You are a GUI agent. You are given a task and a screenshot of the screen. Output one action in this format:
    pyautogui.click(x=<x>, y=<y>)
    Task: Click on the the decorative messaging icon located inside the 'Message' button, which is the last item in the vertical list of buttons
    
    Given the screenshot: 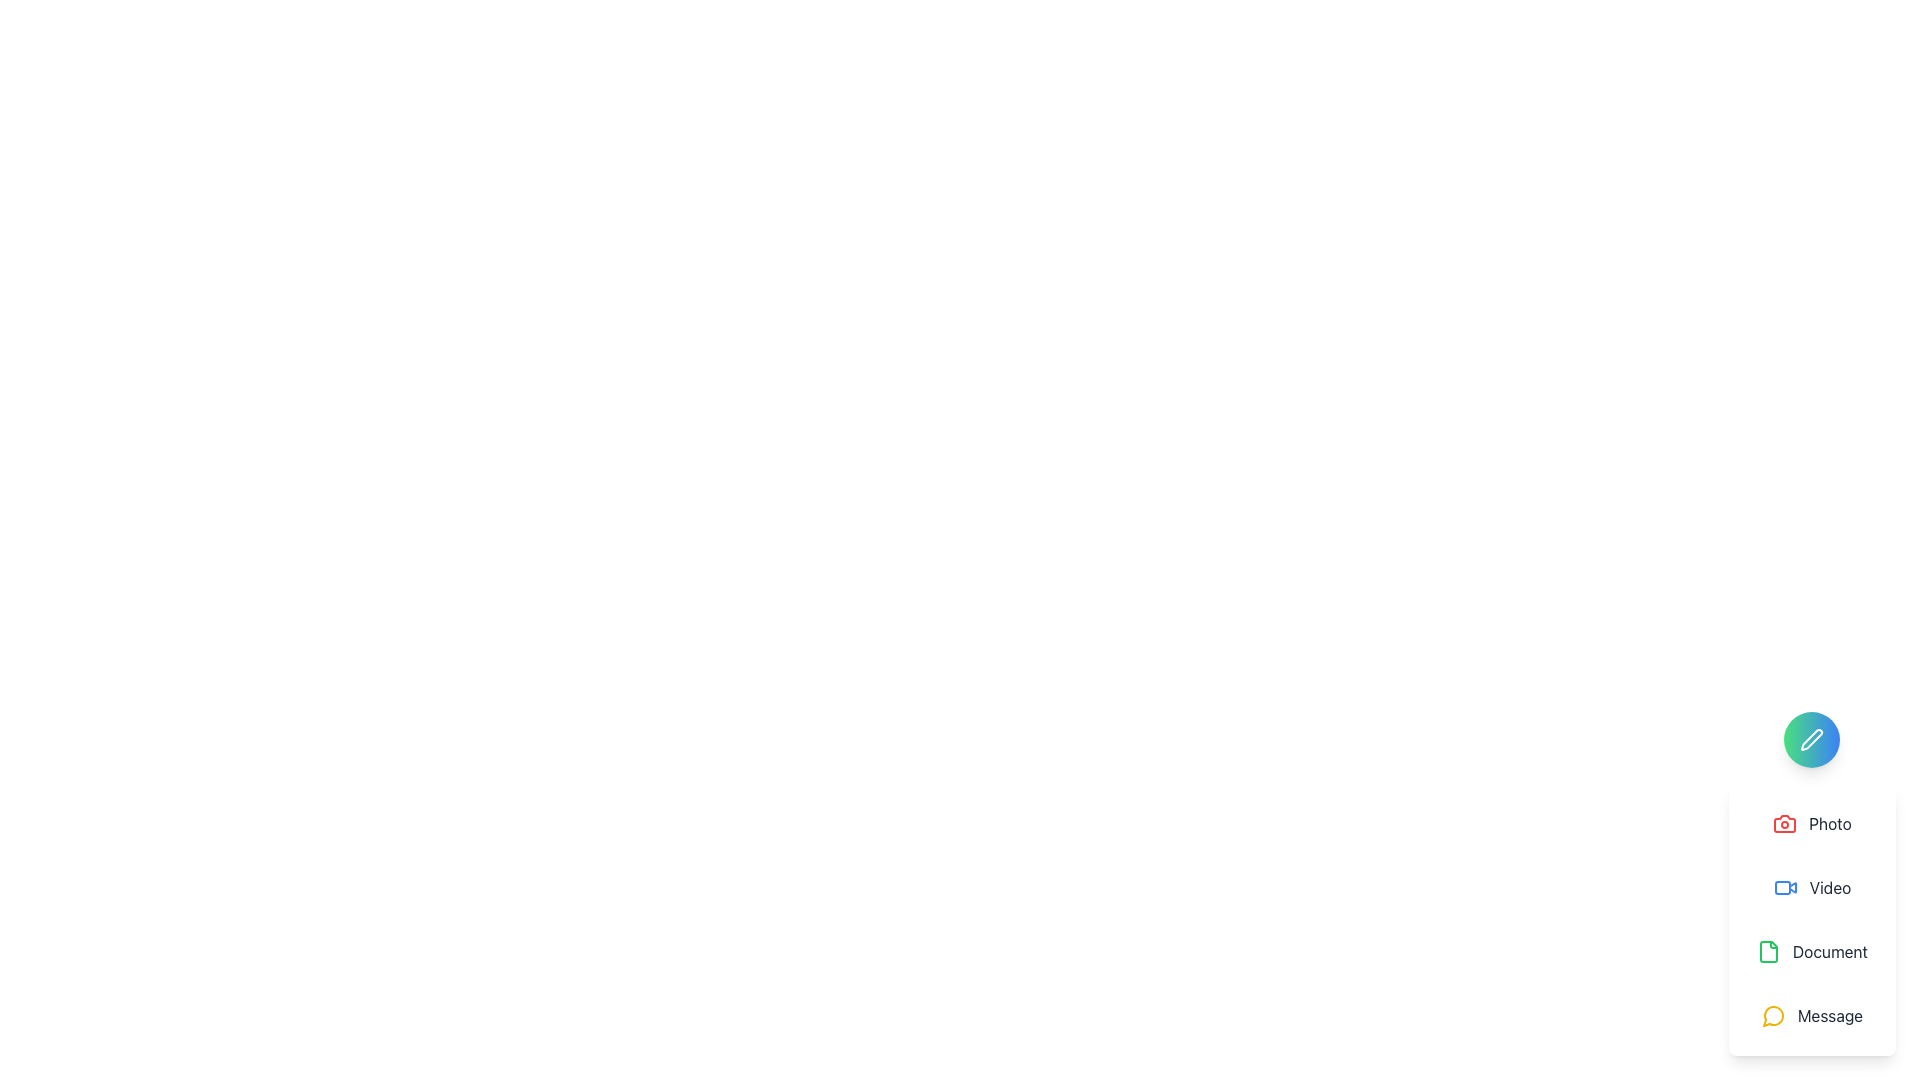 What is the action you would take?
    pyautogui.click(x=1773, y=1015)
    